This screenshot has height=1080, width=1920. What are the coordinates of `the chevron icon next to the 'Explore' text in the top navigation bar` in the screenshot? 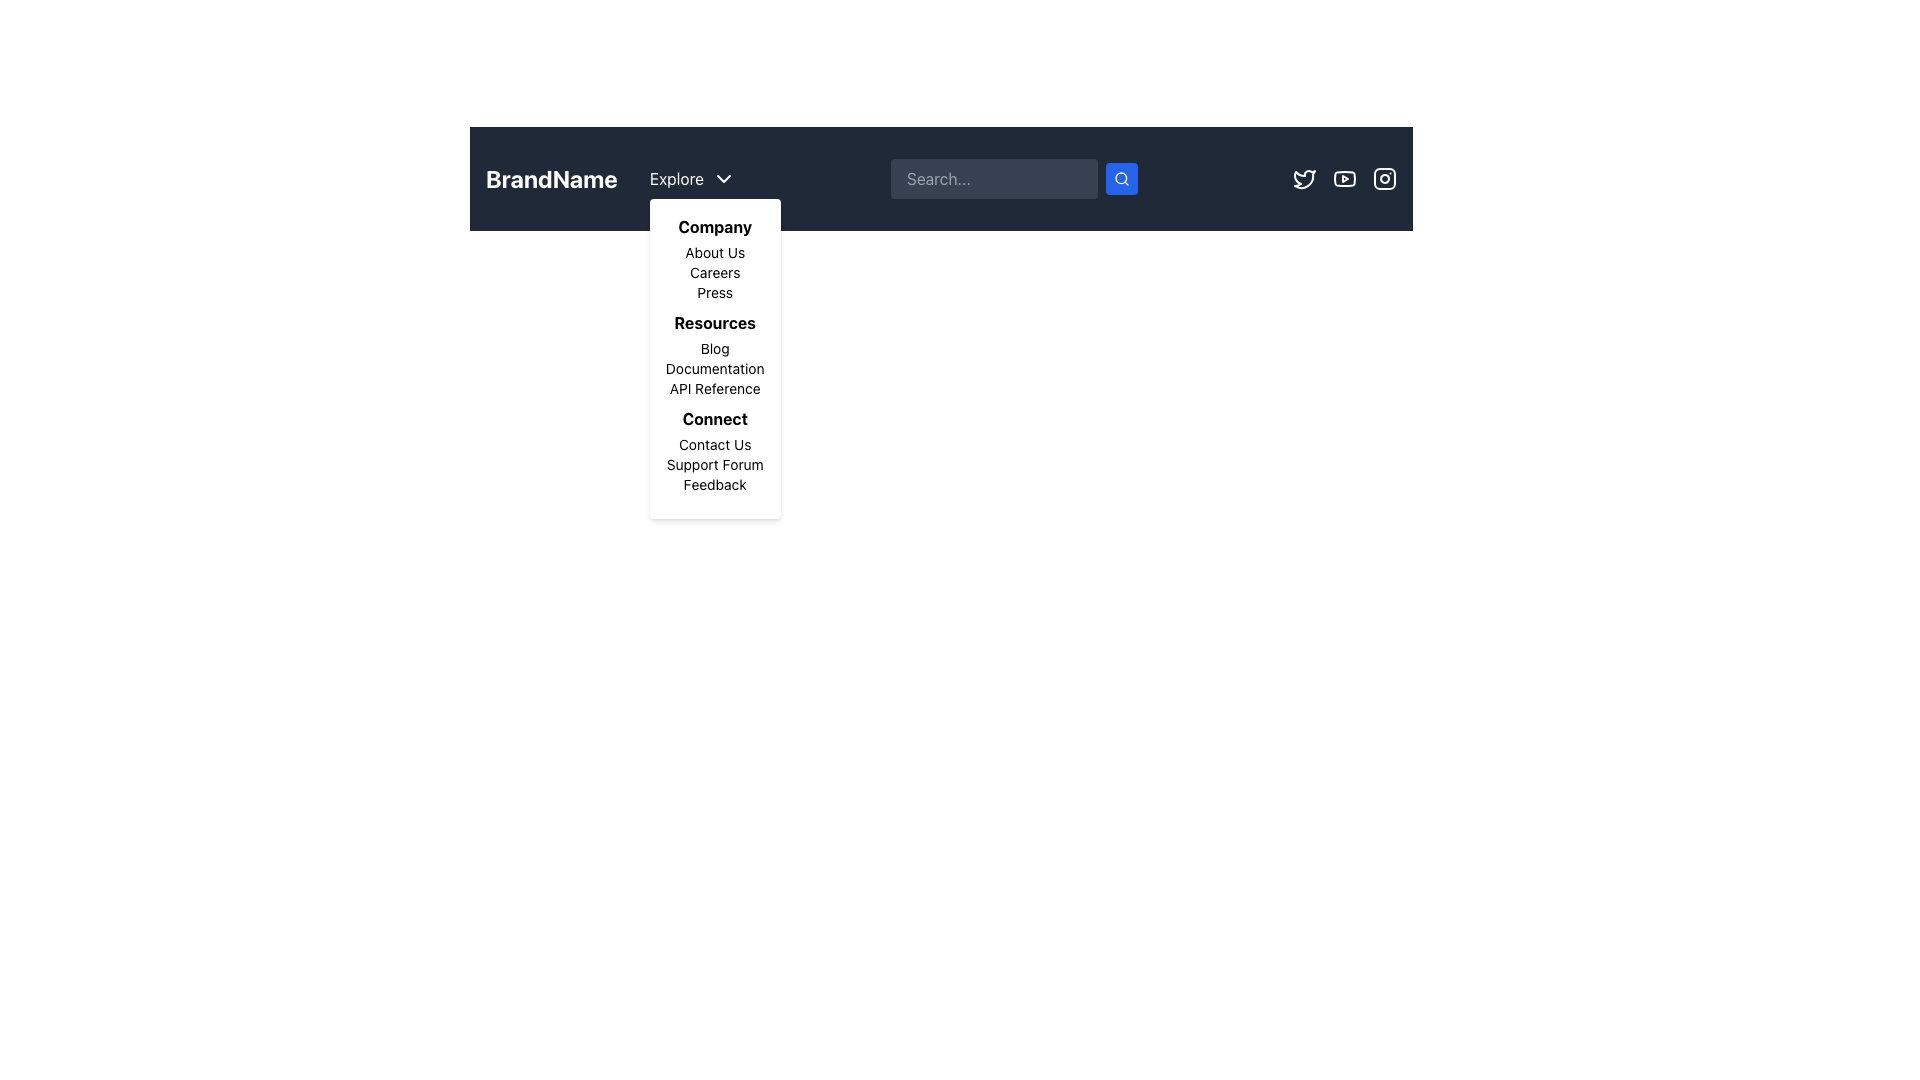 It's located at (722, 177).